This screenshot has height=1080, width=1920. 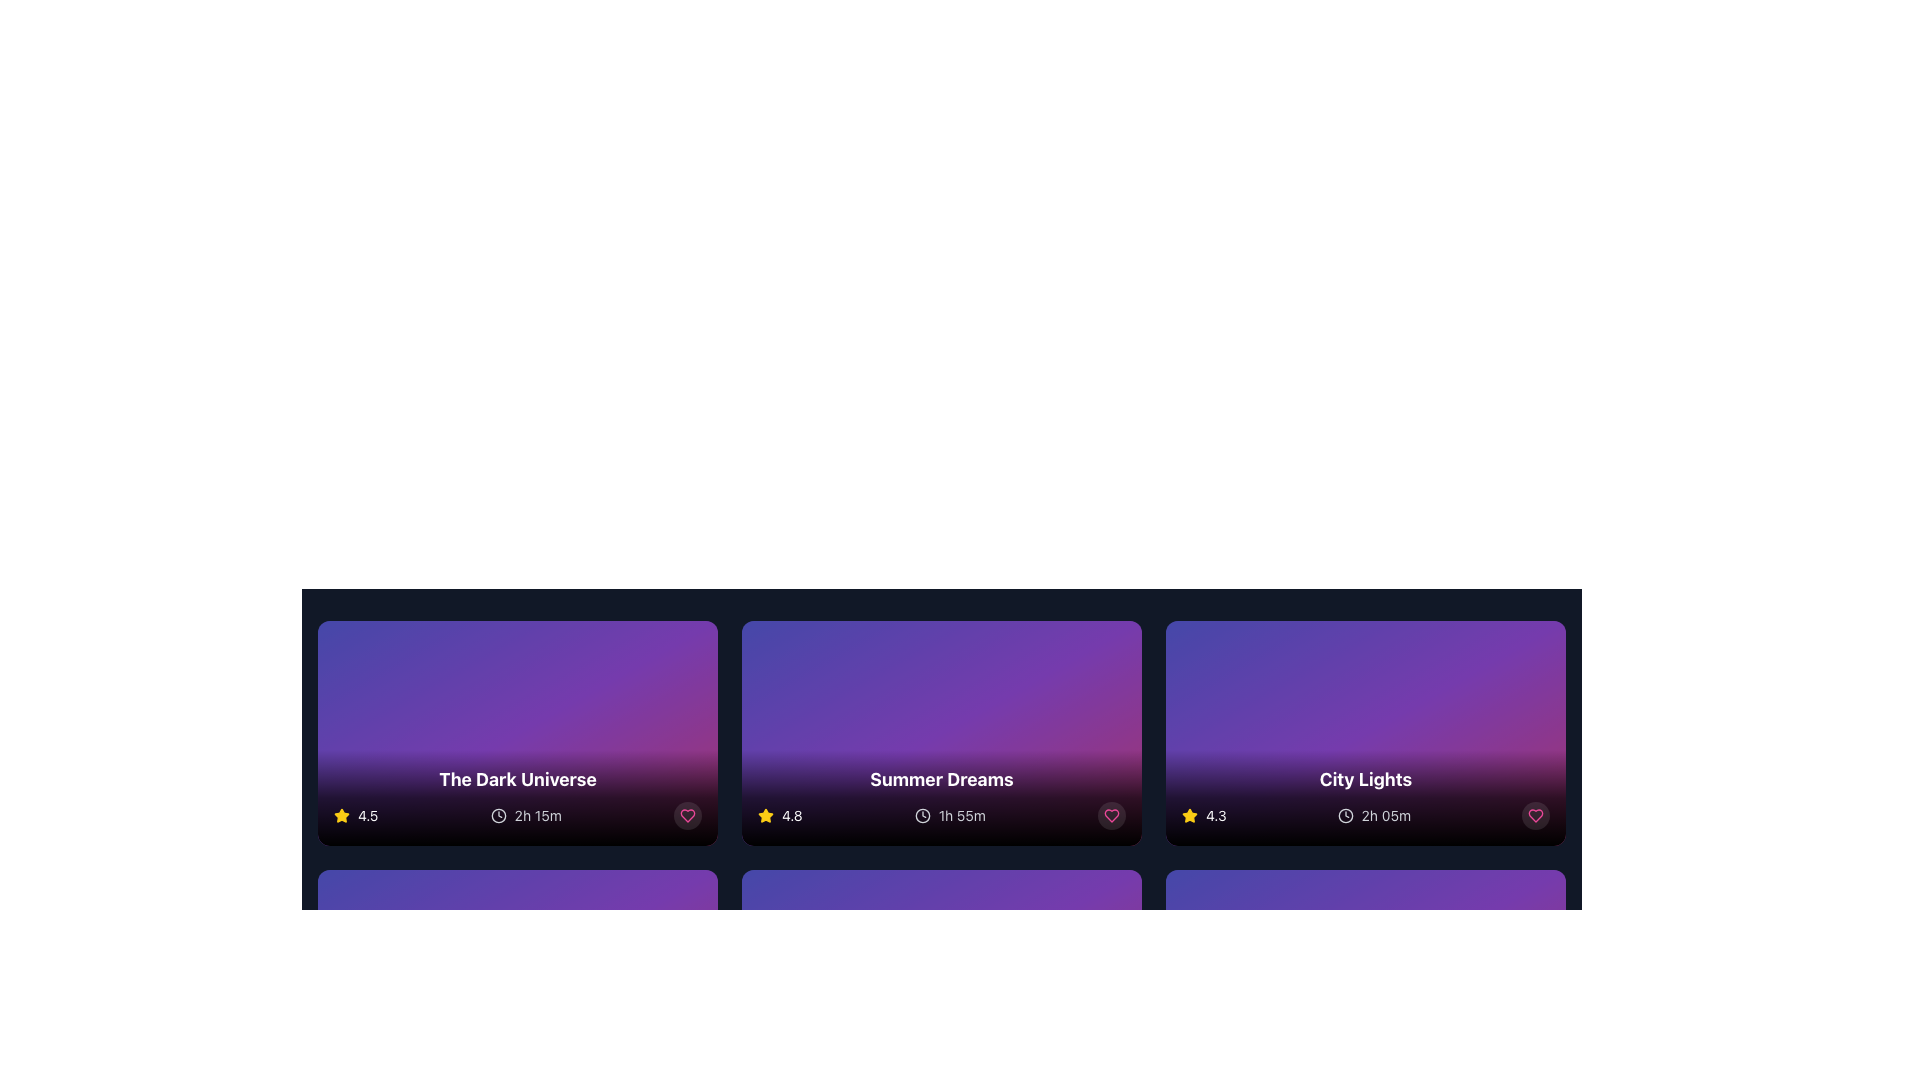 What do you see at coordinates (538, 816) in the screenshot?
I see `the text label displaying the duration '2h 15m' for accessibility, located next to the clock icon under the movie title 'The Dark Universe'` at bounding box center [538, 816].